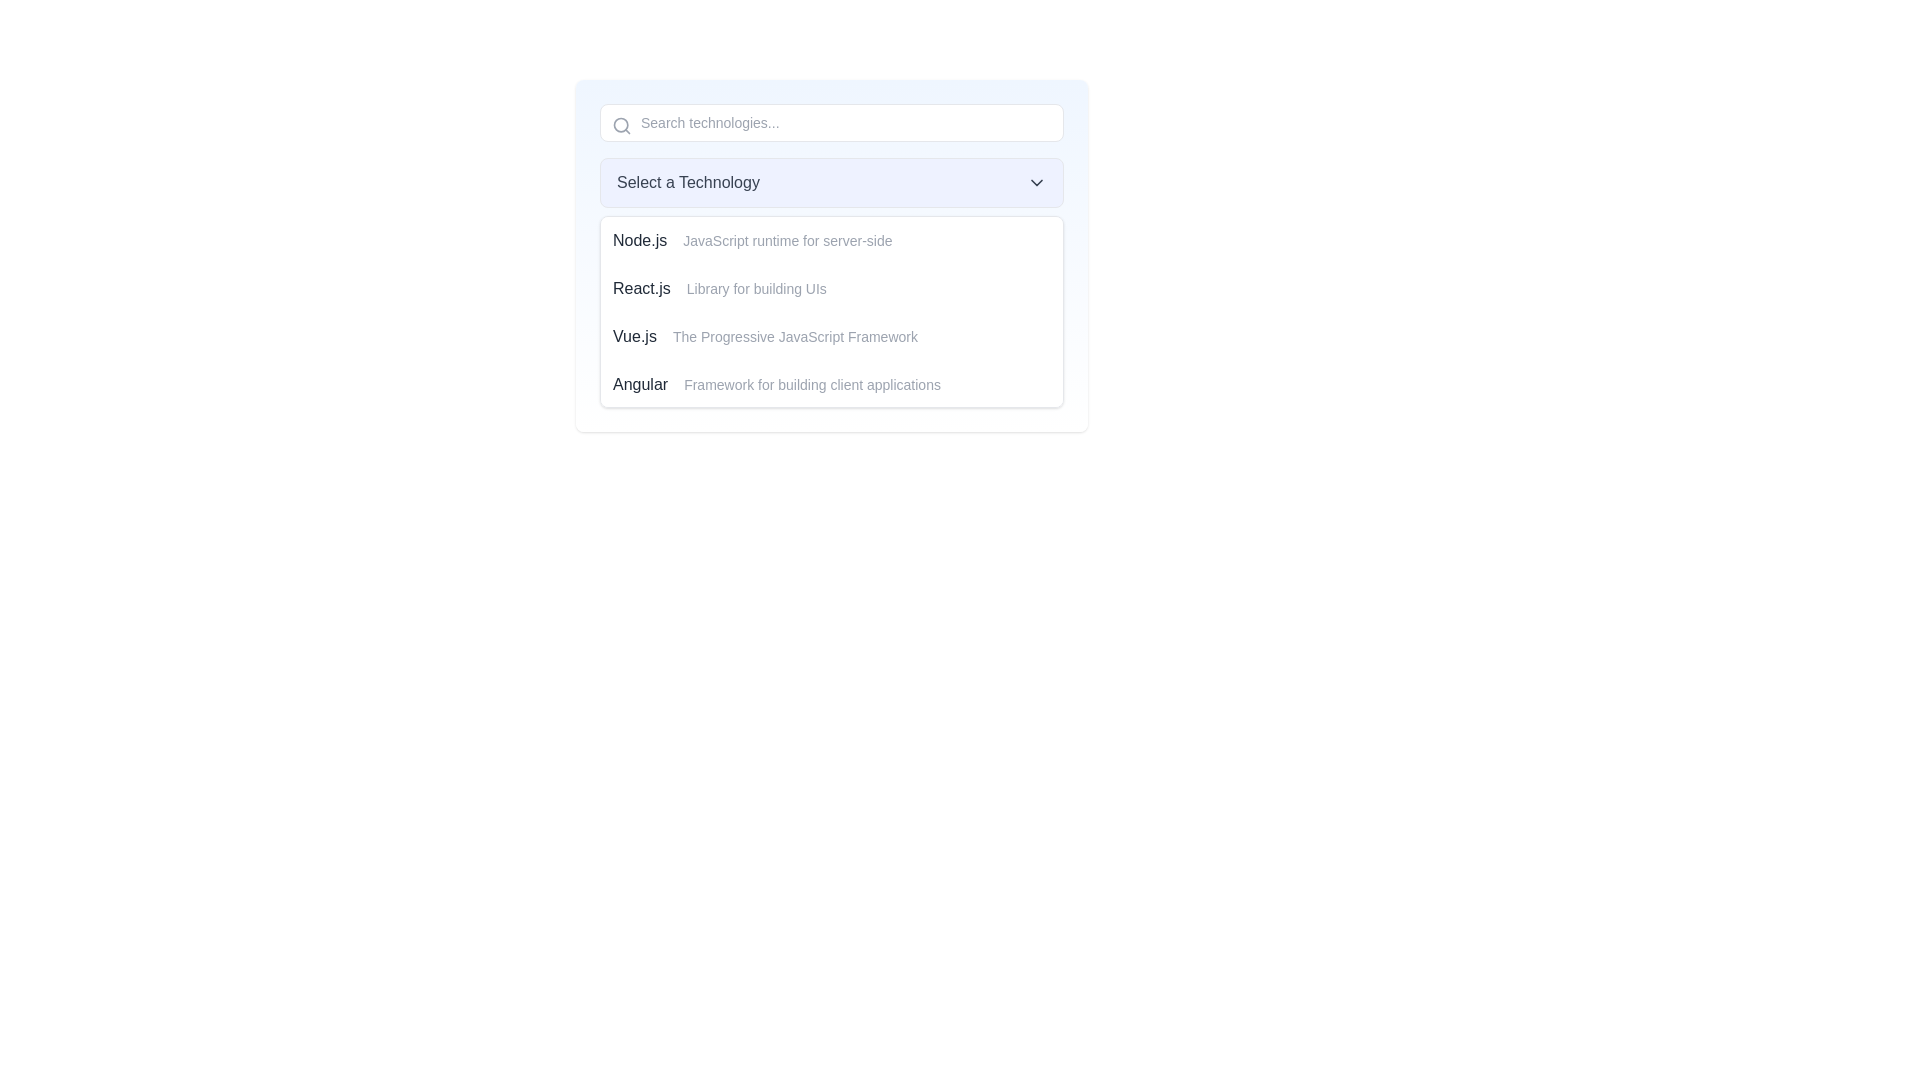 Image resolution: width=1920 pixels, height=1080 pixels. What do you see at coordinates (831, 182) in the screenshot?
I see `the Dropdown trigger with the label 'Select a Technology'` at bounding box center [831, 182].